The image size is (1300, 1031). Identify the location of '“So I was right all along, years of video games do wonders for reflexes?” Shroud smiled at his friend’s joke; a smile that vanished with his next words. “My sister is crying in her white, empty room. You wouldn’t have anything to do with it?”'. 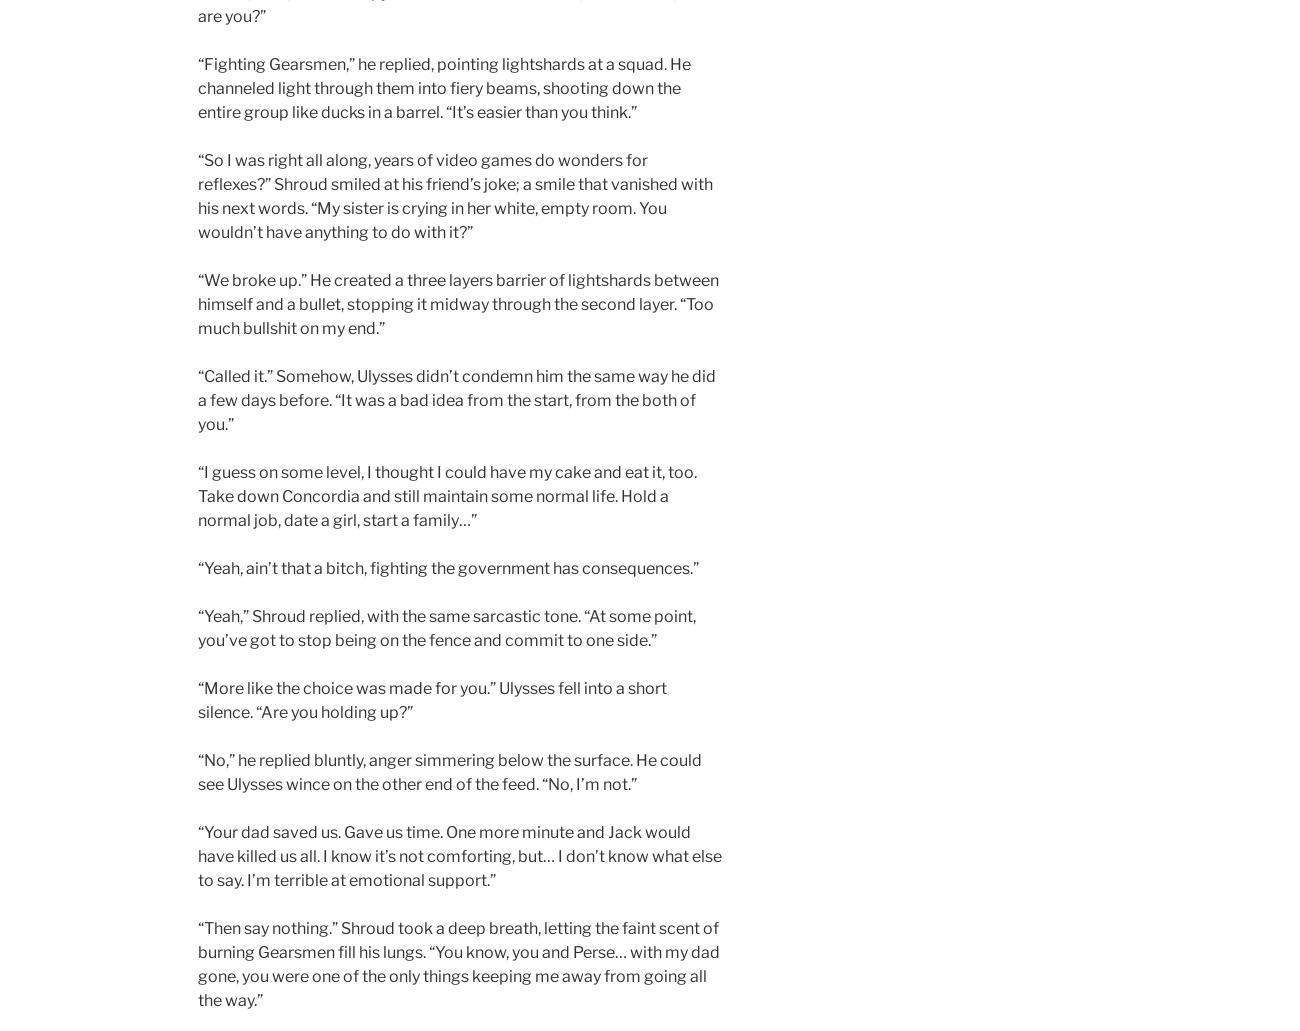
(197, 195).